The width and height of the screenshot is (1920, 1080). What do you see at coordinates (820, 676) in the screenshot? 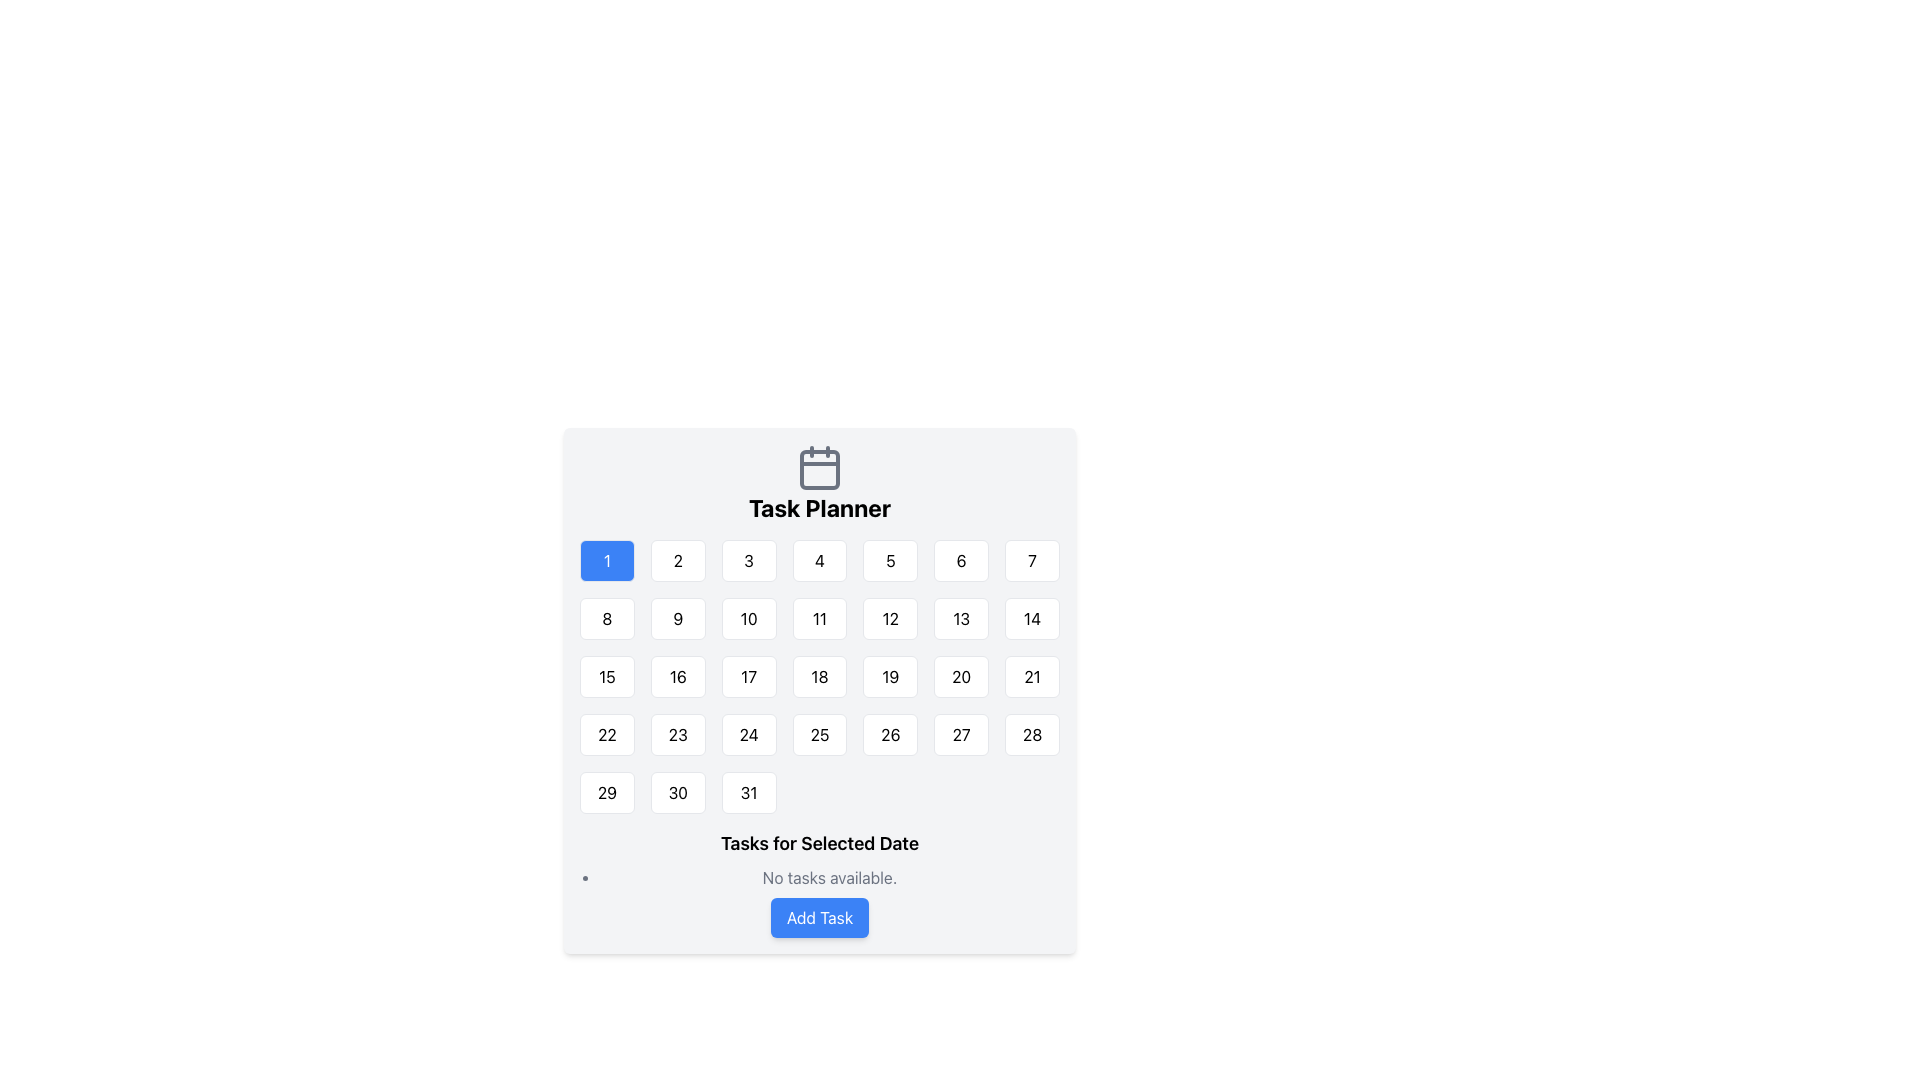
I see `the mouse` at bounding box center [820, 676].